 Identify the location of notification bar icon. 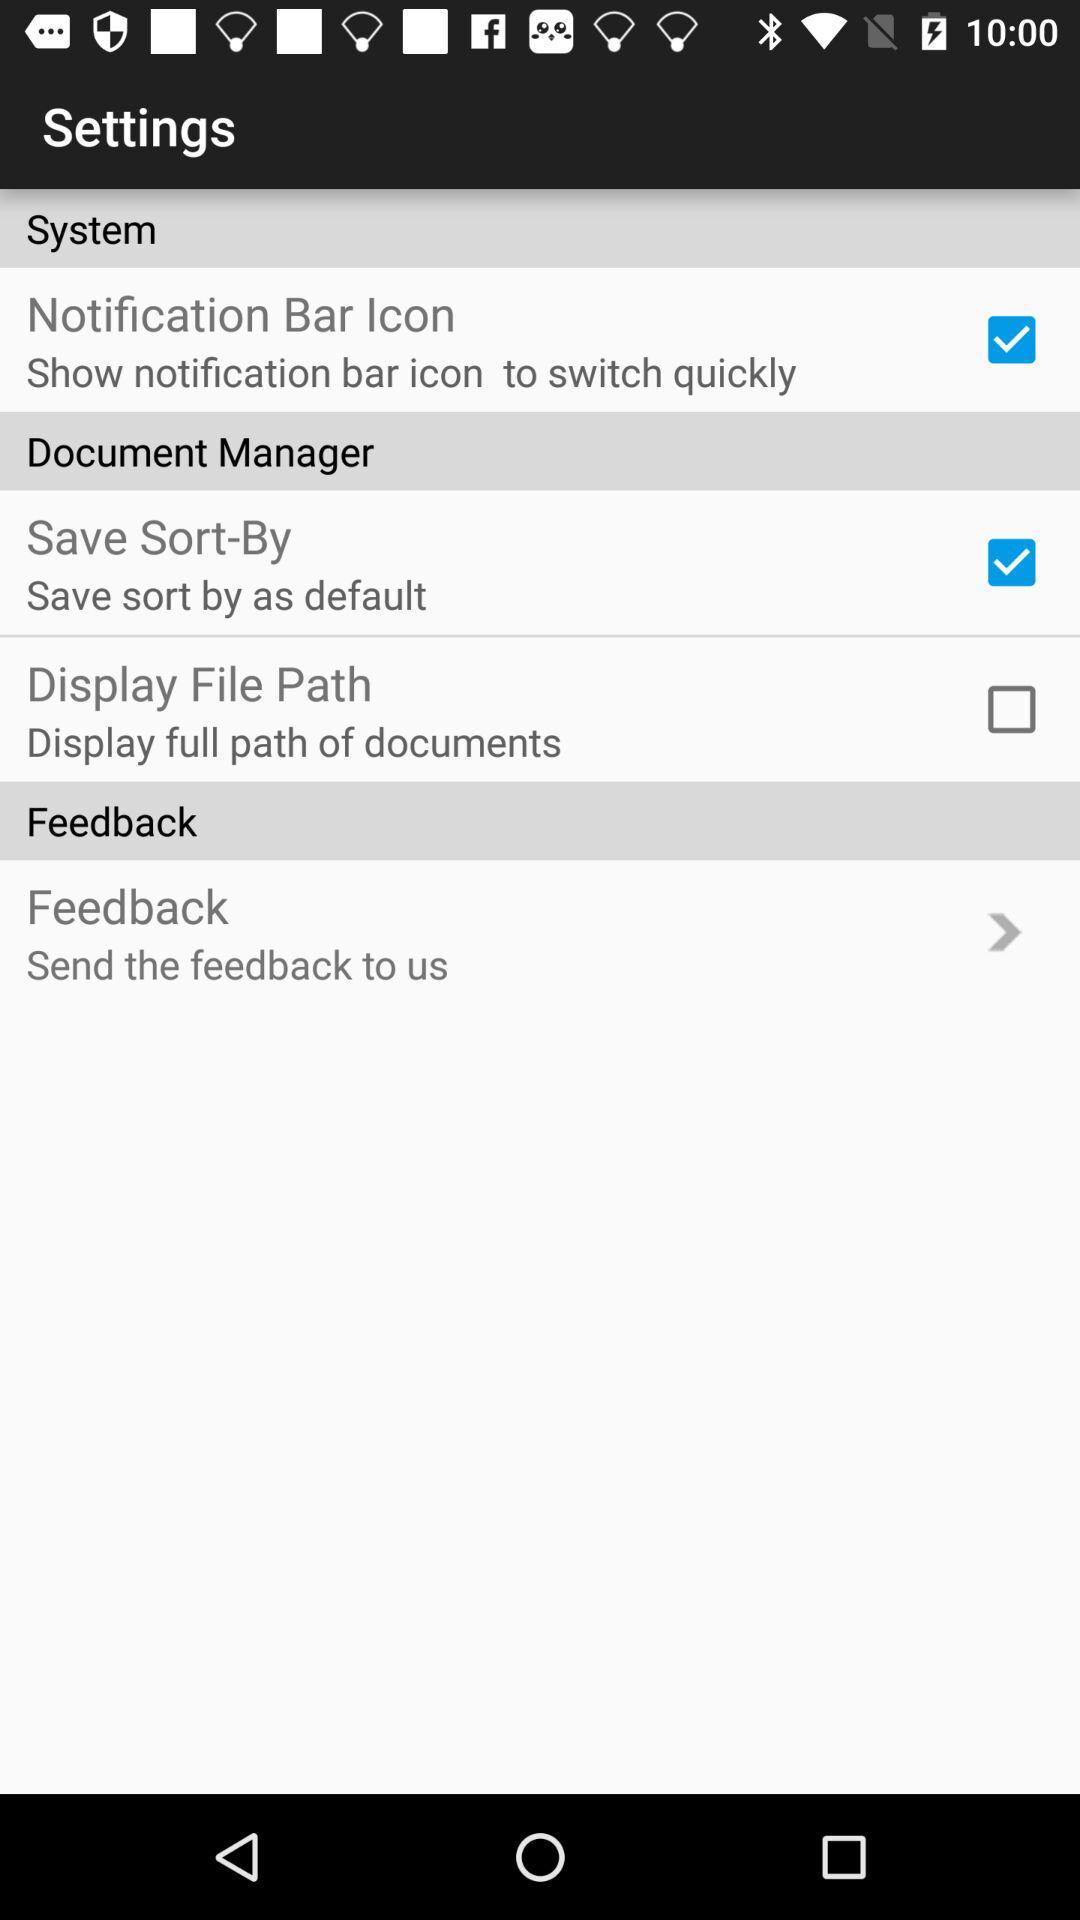
(1011, 339).